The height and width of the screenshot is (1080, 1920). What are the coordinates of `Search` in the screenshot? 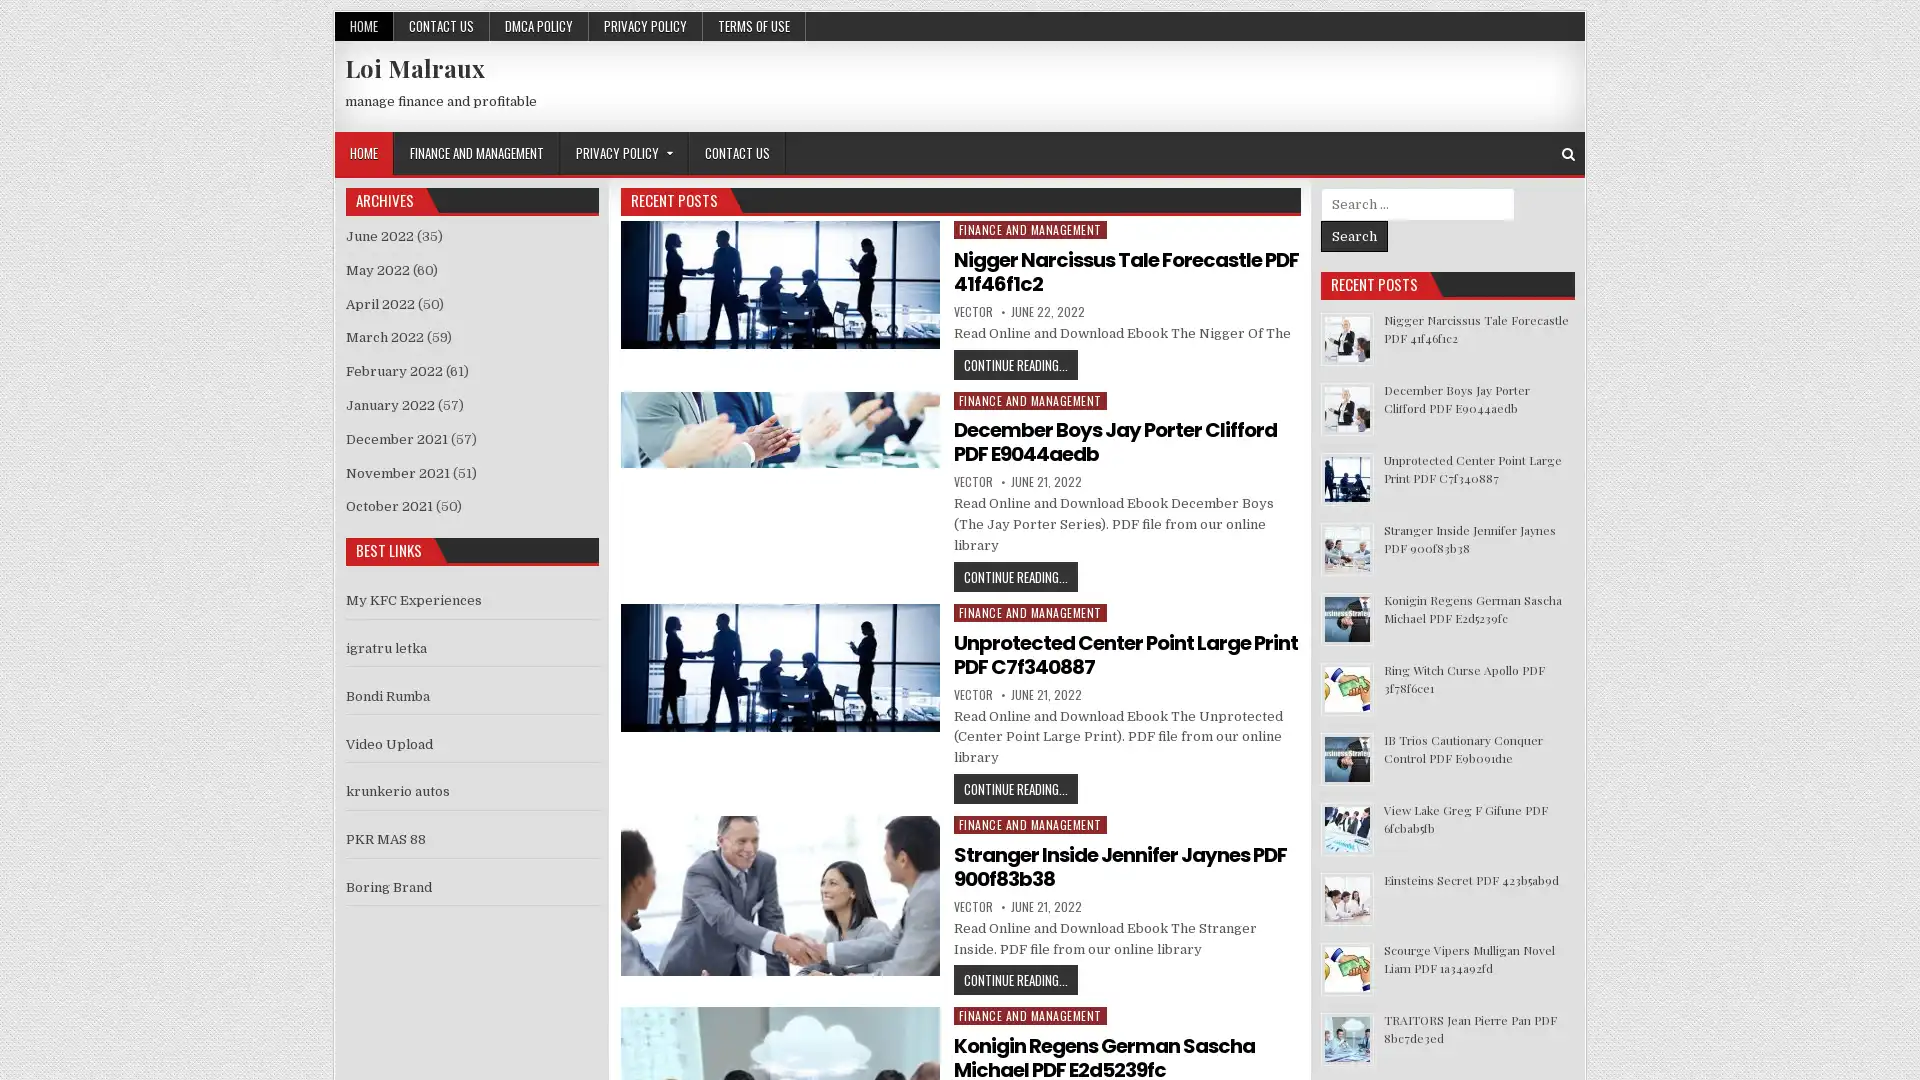 It's located at (1354, 235).